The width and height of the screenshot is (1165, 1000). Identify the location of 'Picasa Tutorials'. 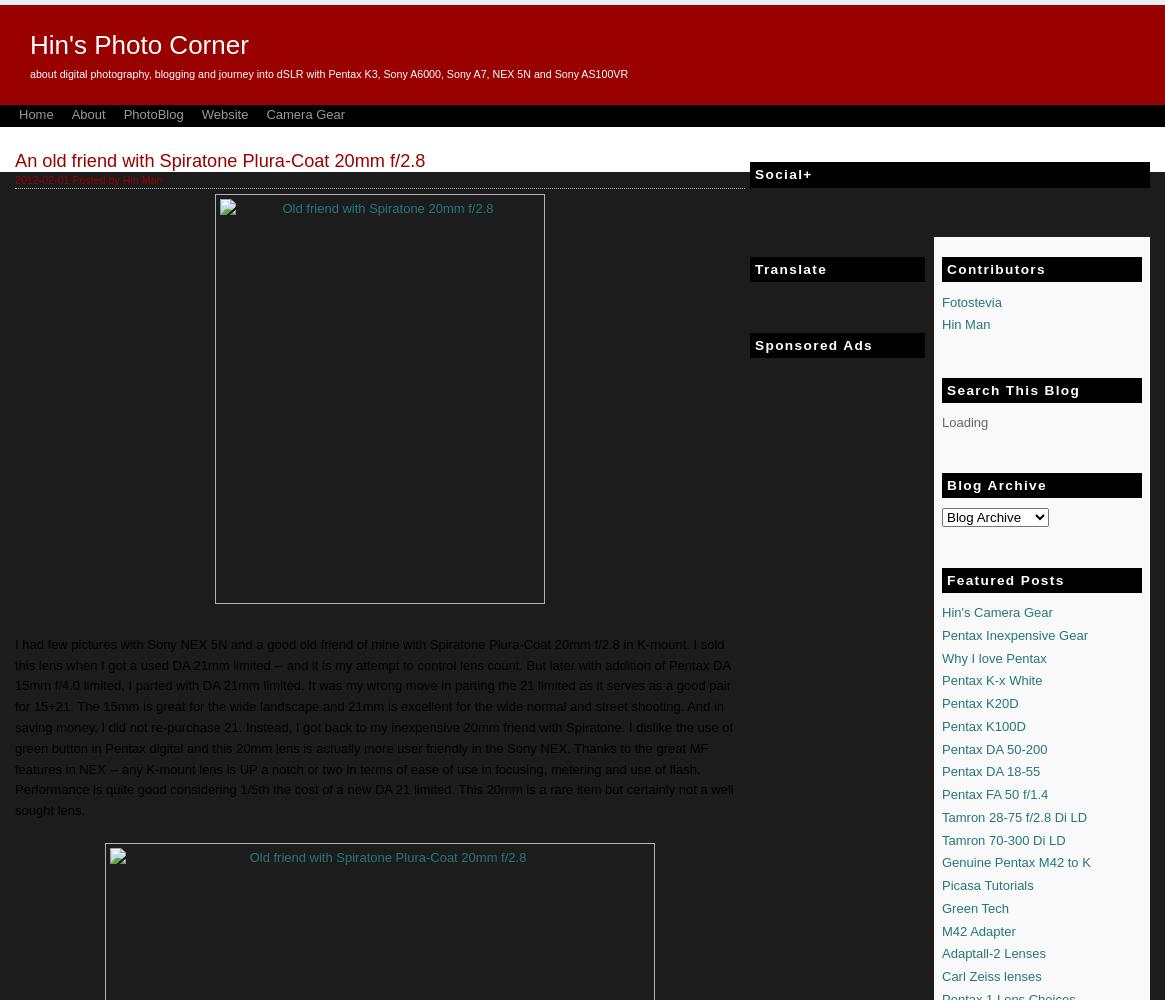
(941, 885).